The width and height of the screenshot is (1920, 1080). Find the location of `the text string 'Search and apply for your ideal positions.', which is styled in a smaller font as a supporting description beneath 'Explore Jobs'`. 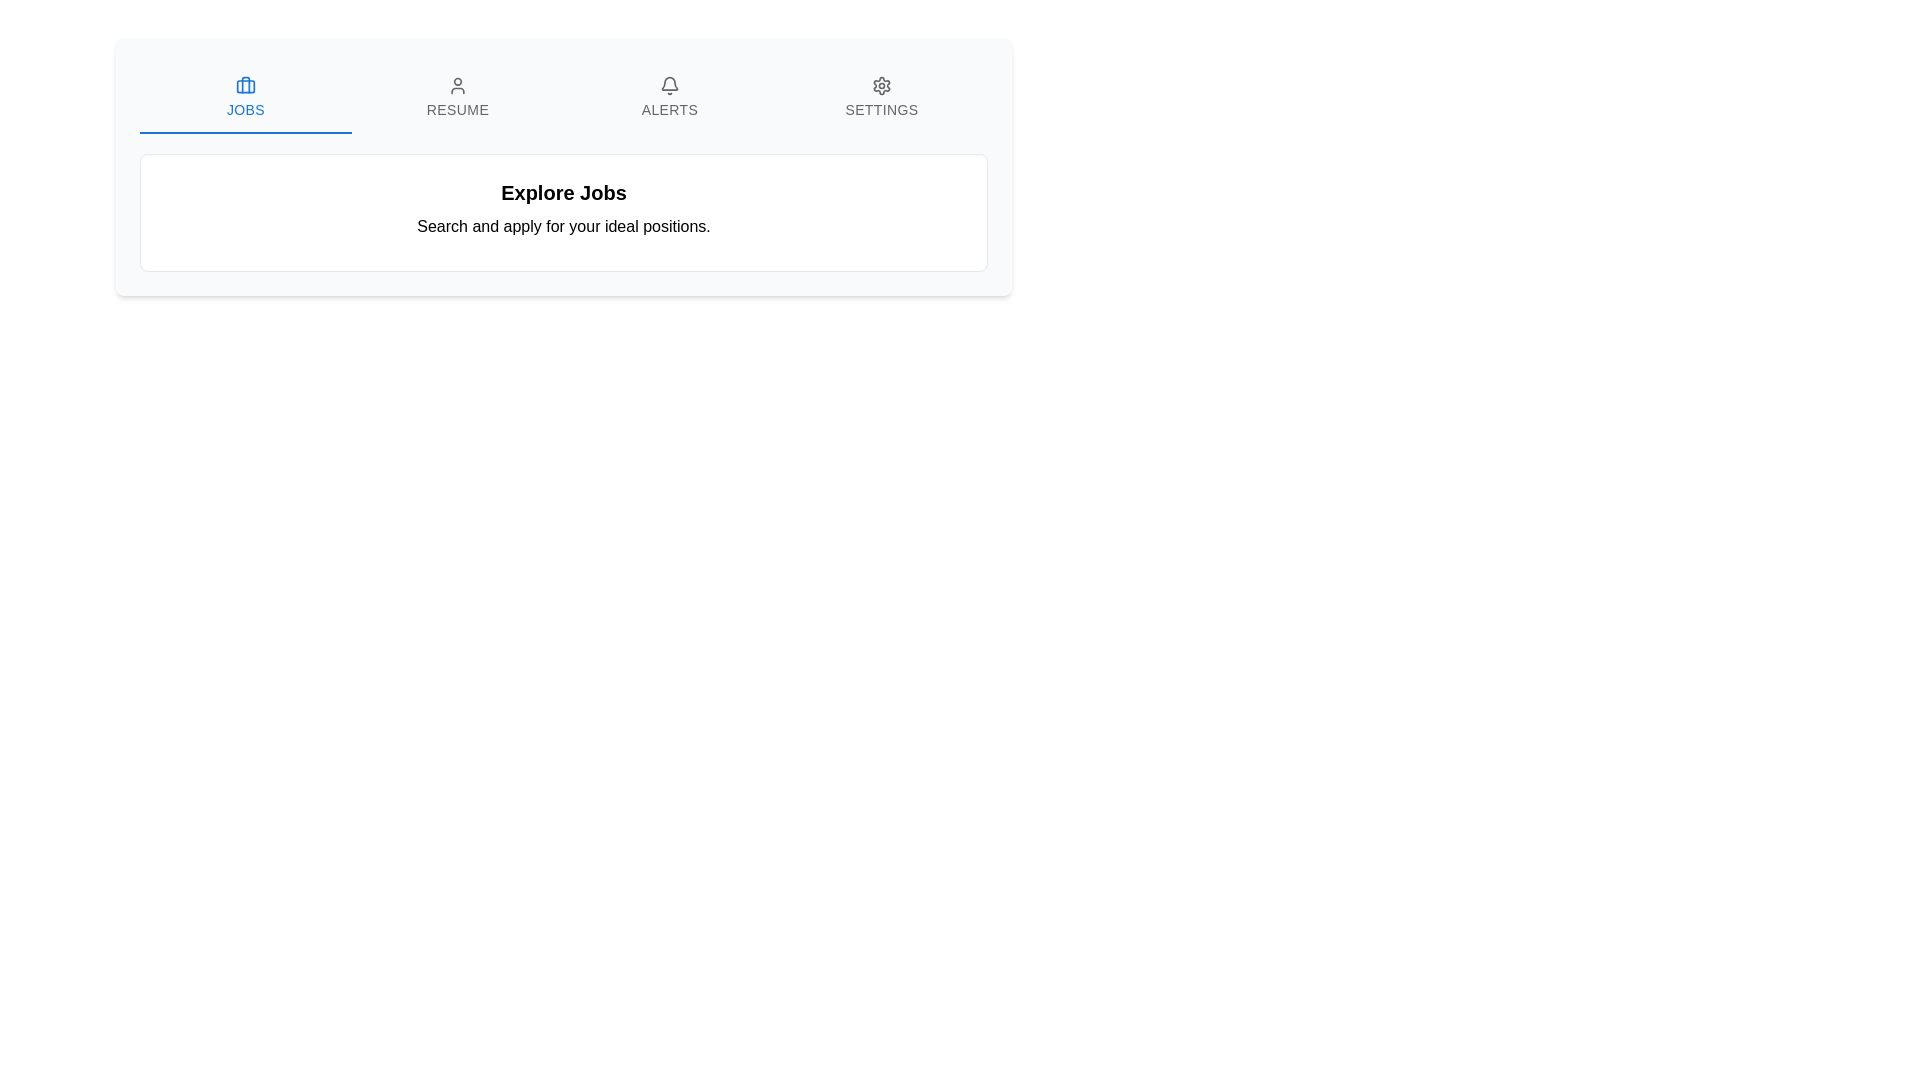

the text string 'Search and apply for your ideal positions.', which is styled in a smaller font as a supporting description beneath 'Explore Jobs' is located at coordinates (563, 226).